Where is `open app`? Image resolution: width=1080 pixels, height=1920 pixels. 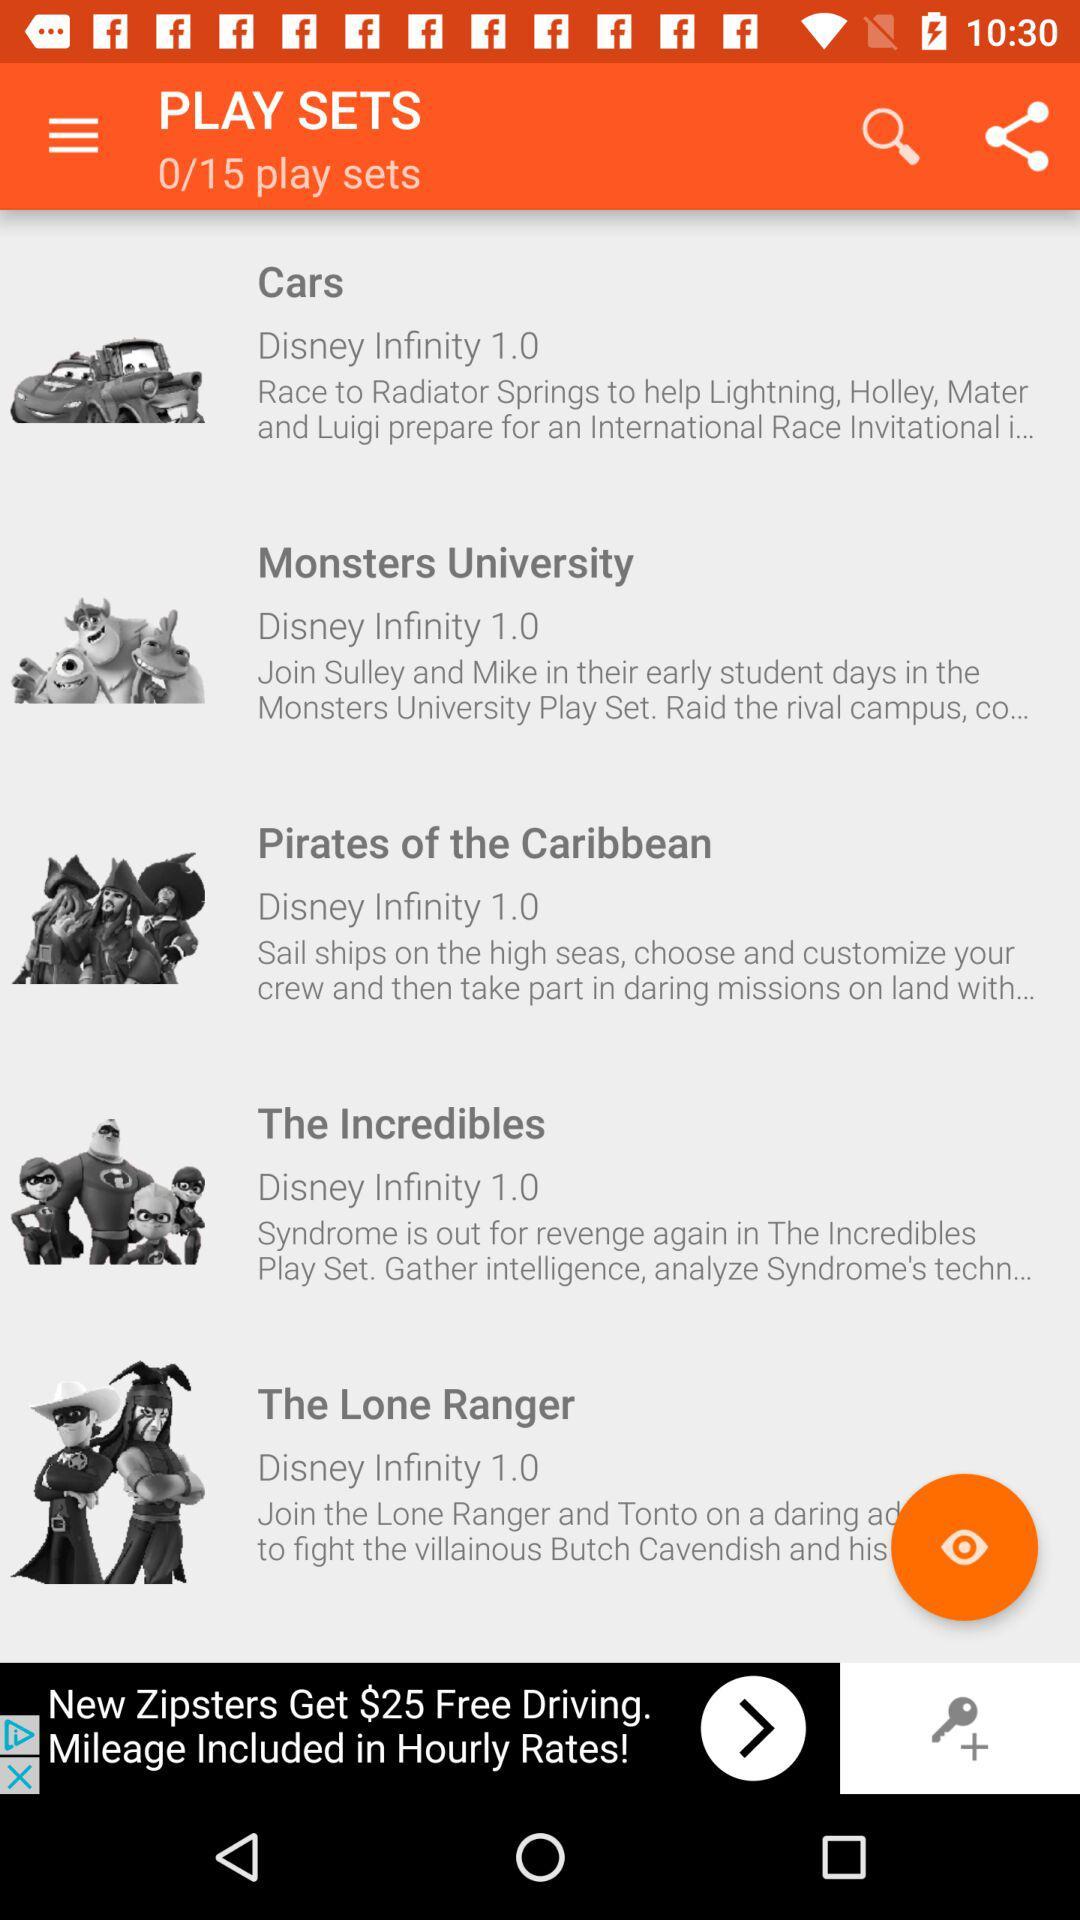
open app is located at coordinates (107, 910).